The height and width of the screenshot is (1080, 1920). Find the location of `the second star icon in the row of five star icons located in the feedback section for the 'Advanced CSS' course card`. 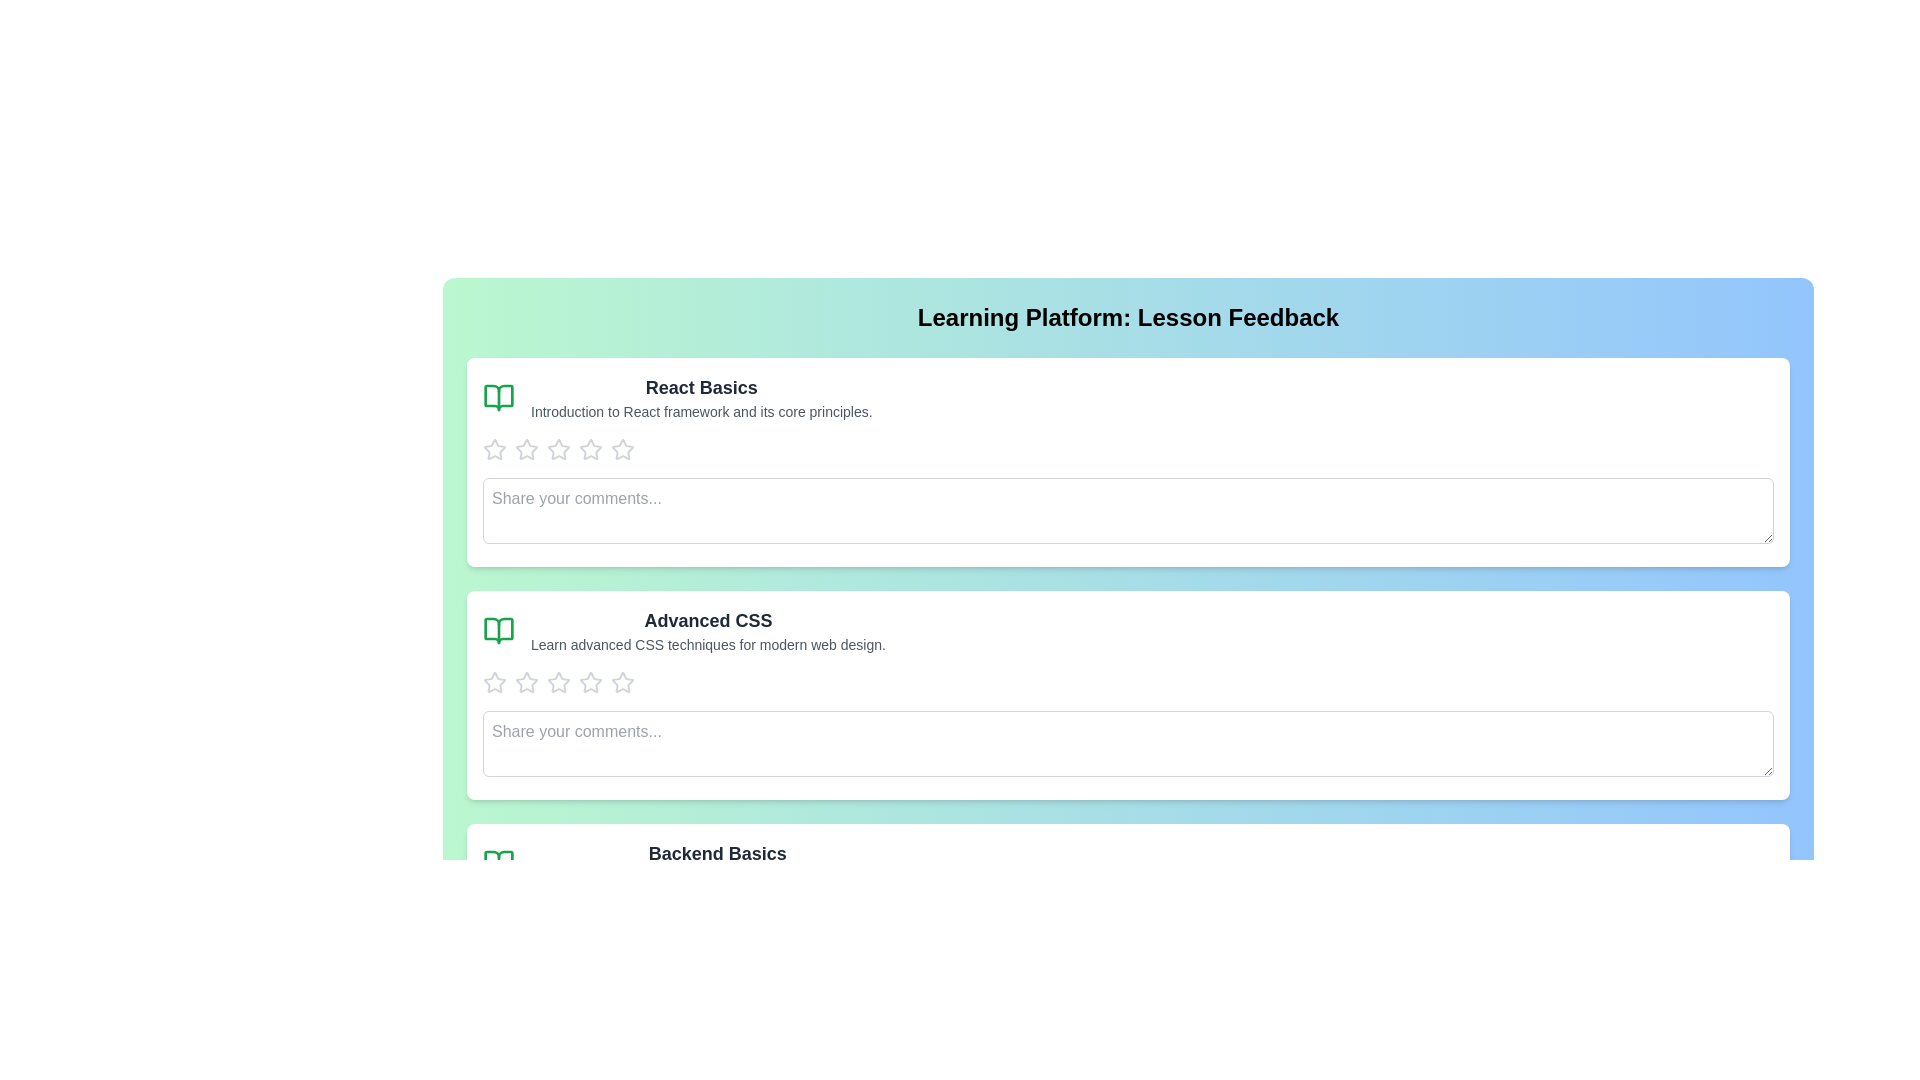

the second star icon in the row of five star icons located in the feedback section for the 'Advanced CSS' course card is located at coordinates (527, 681).